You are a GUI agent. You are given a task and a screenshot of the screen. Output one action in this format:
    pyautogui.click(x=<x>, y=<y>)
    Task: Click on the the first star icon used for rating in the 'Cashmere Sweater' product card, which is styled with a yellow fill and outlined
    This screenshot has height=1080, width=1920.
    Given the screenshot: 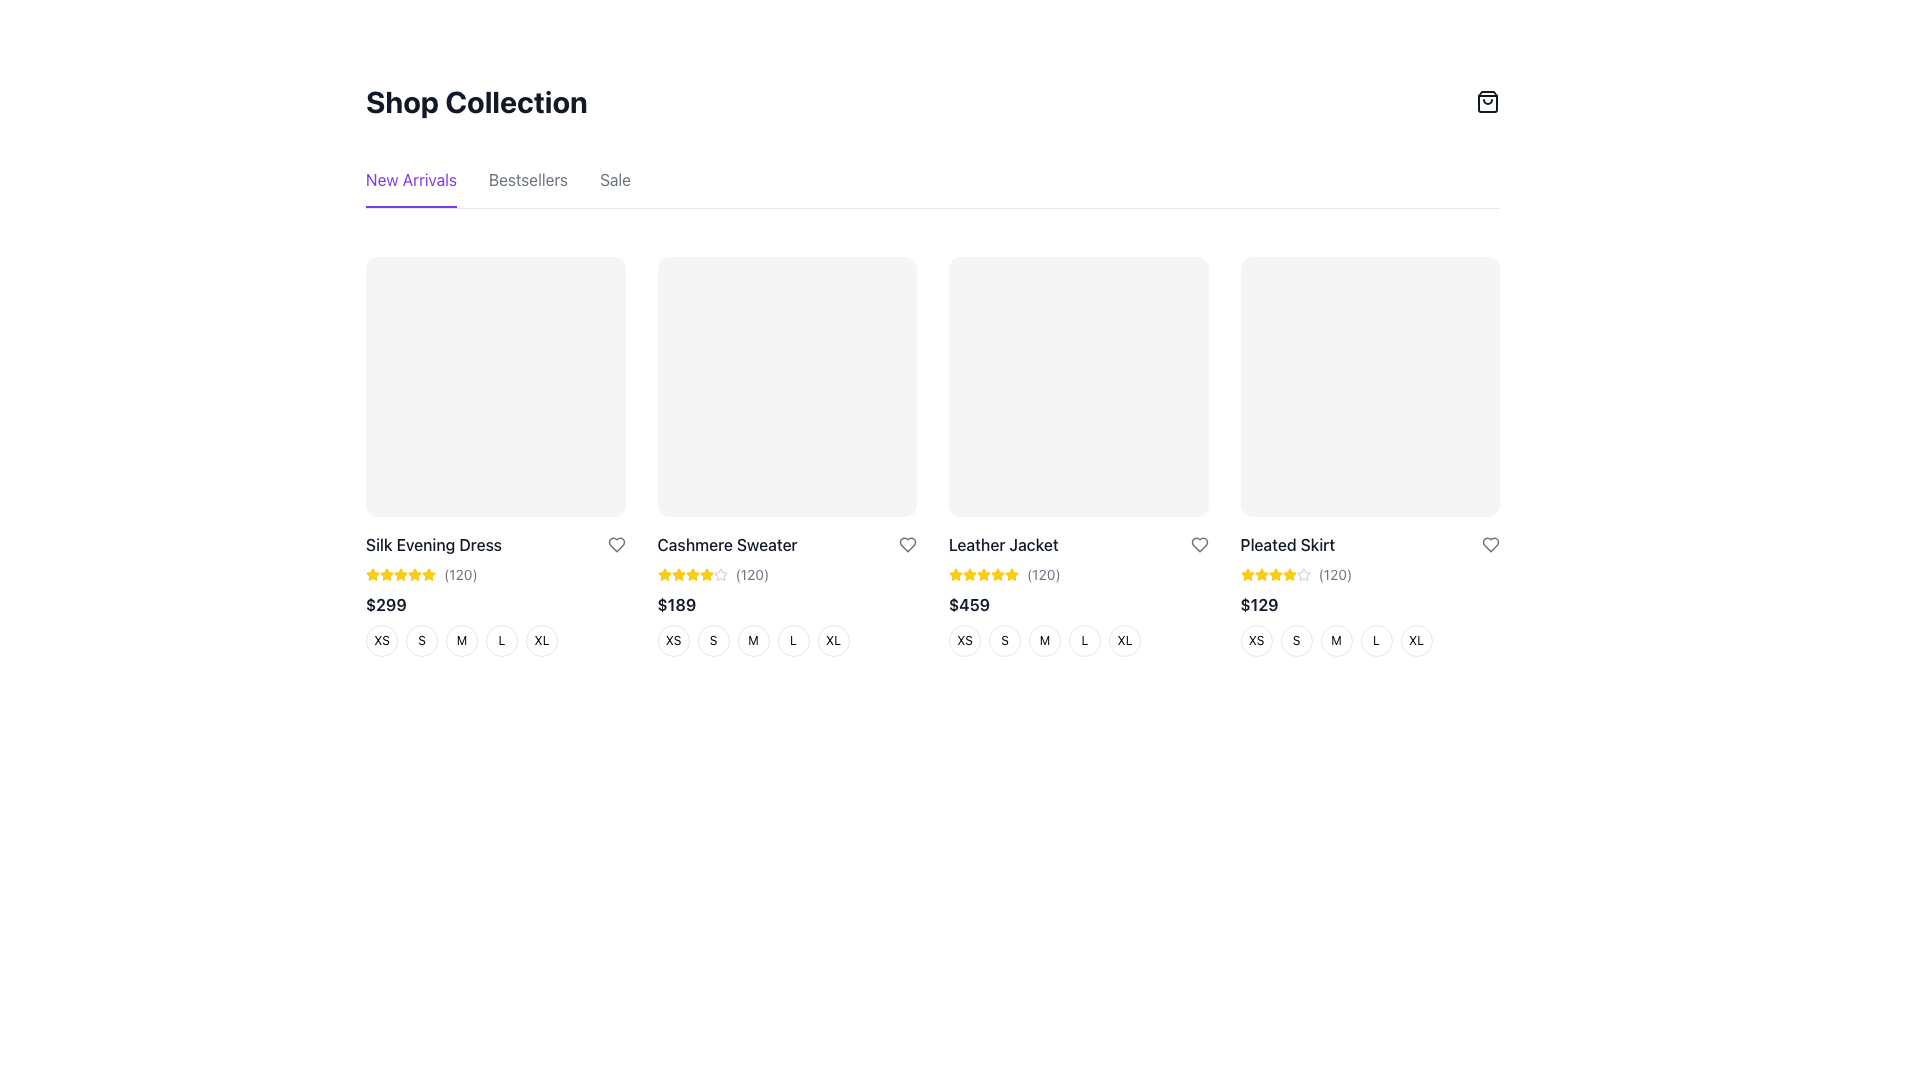 What is the action you would take?
    pyautogui.click(x=692, y=574)
    